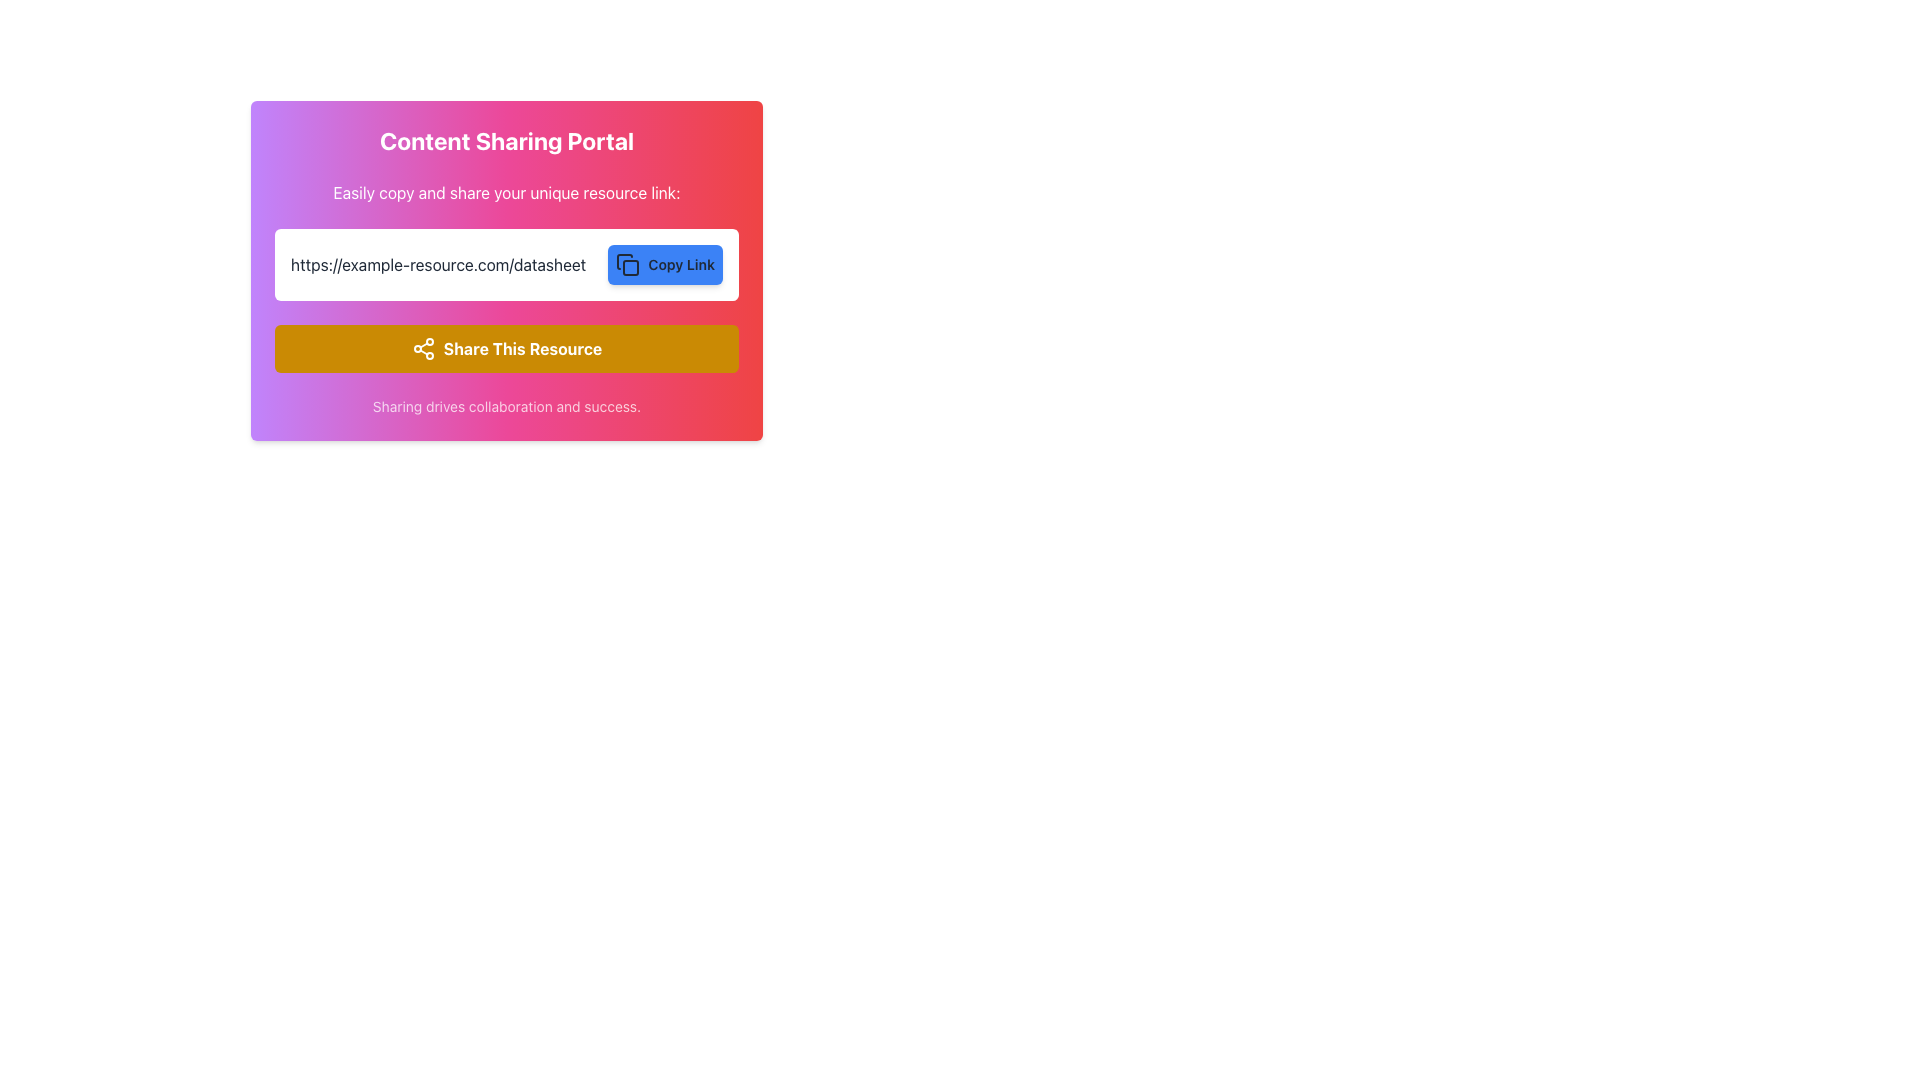  What do you see at coordinates (523, 347) in the screenshot?
I see `the text label 'Share This Resource' which is centered within a yellow button-like component at the bottom of the card interface` at bounding box center [523, 347].